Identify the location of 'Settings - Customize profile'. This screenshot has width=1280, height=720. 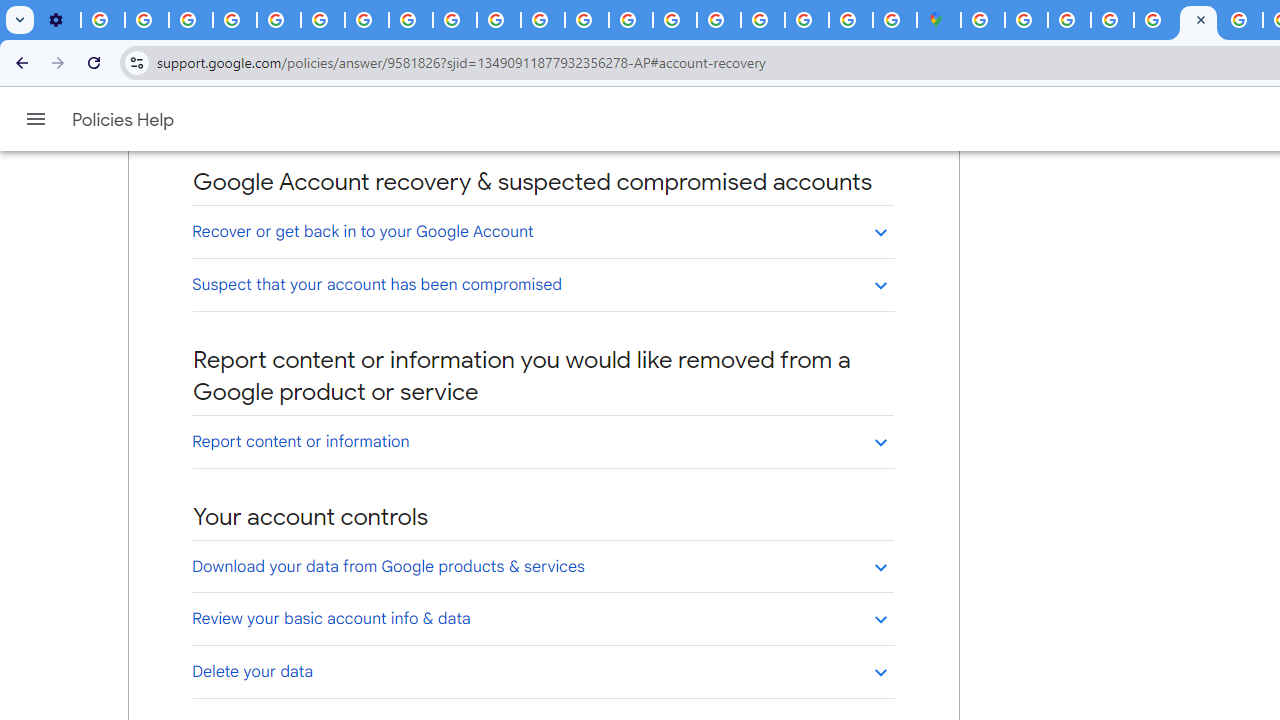
(58, 20).